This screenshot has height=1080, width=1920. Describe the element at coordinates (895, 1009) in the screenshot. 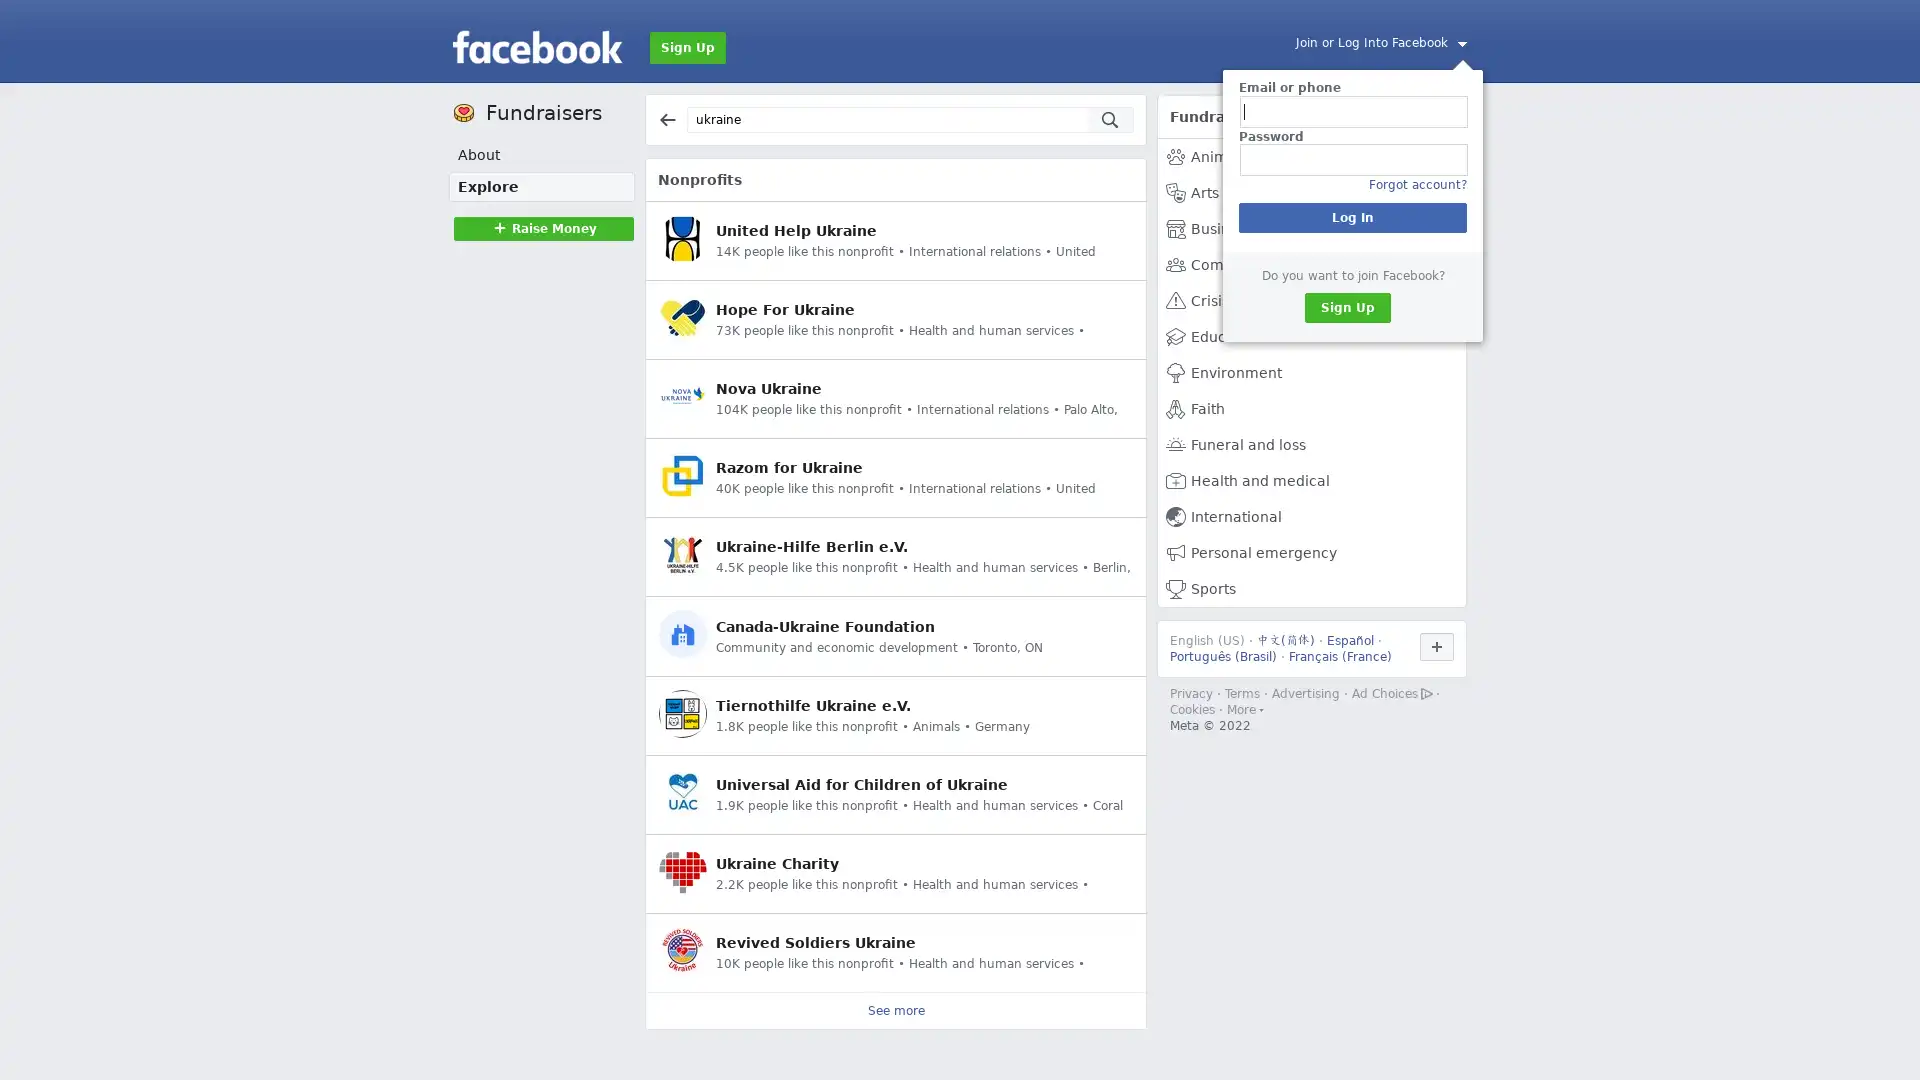

I see `See more` at that location.